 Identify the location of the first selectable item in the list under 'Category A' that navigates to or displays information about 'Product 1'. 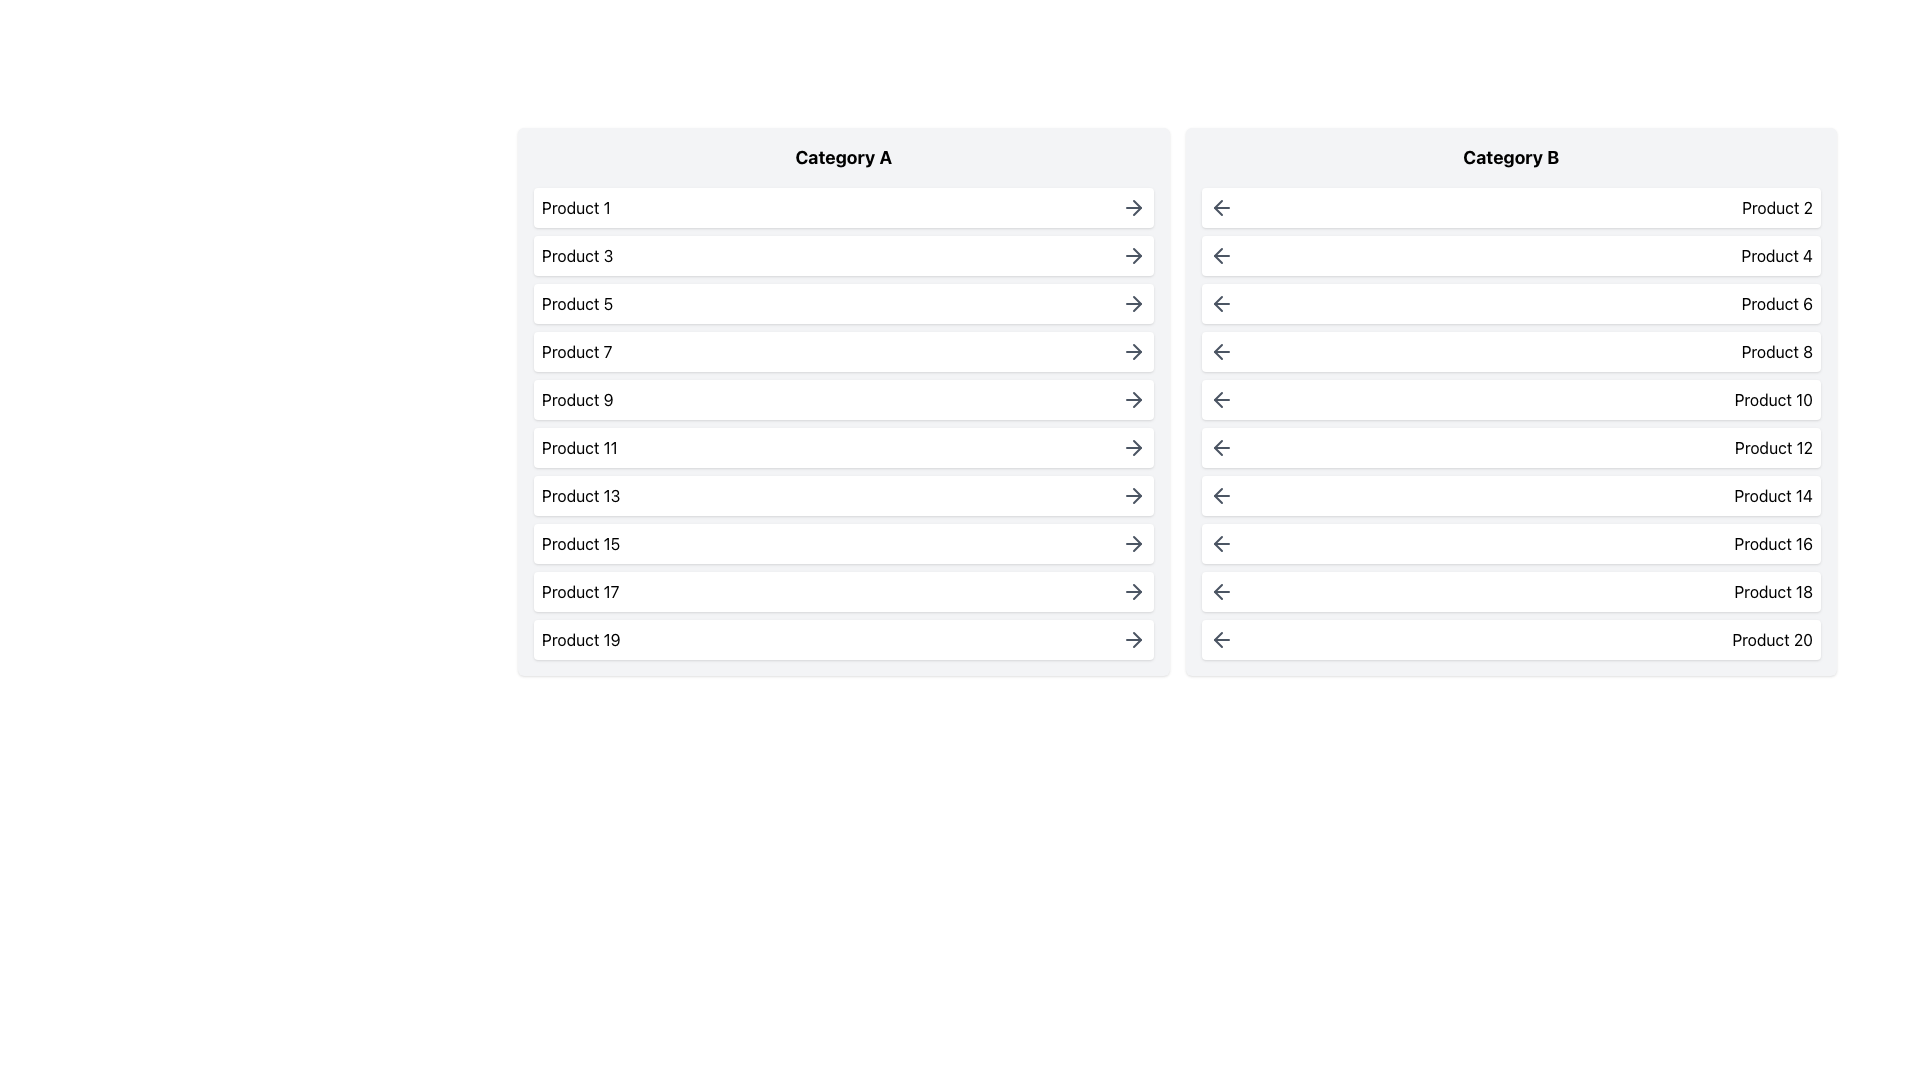
(843, 208).